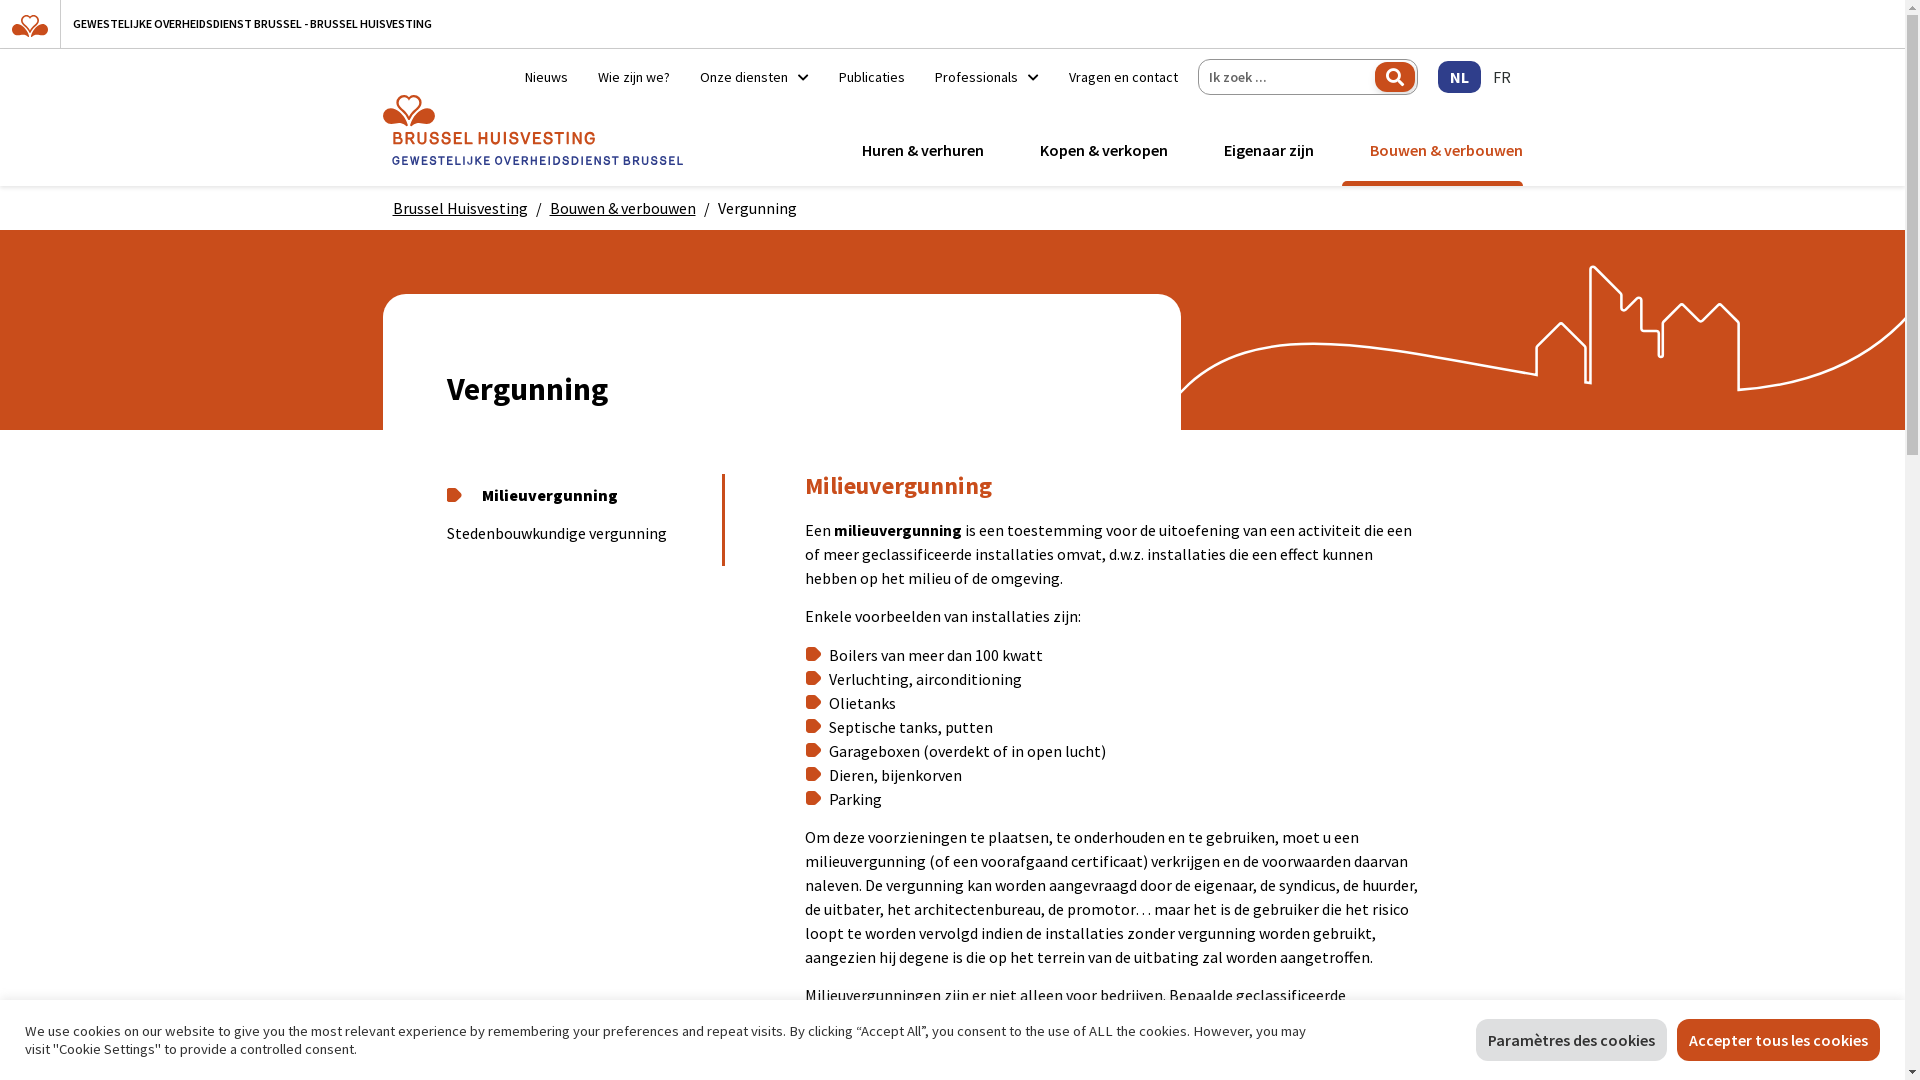 The image size is (1920, 1080). What do you see at coordinates (921, 149) in the screenshot?
I see `'Huren & verhuren'` at bounding box center [921, 149].